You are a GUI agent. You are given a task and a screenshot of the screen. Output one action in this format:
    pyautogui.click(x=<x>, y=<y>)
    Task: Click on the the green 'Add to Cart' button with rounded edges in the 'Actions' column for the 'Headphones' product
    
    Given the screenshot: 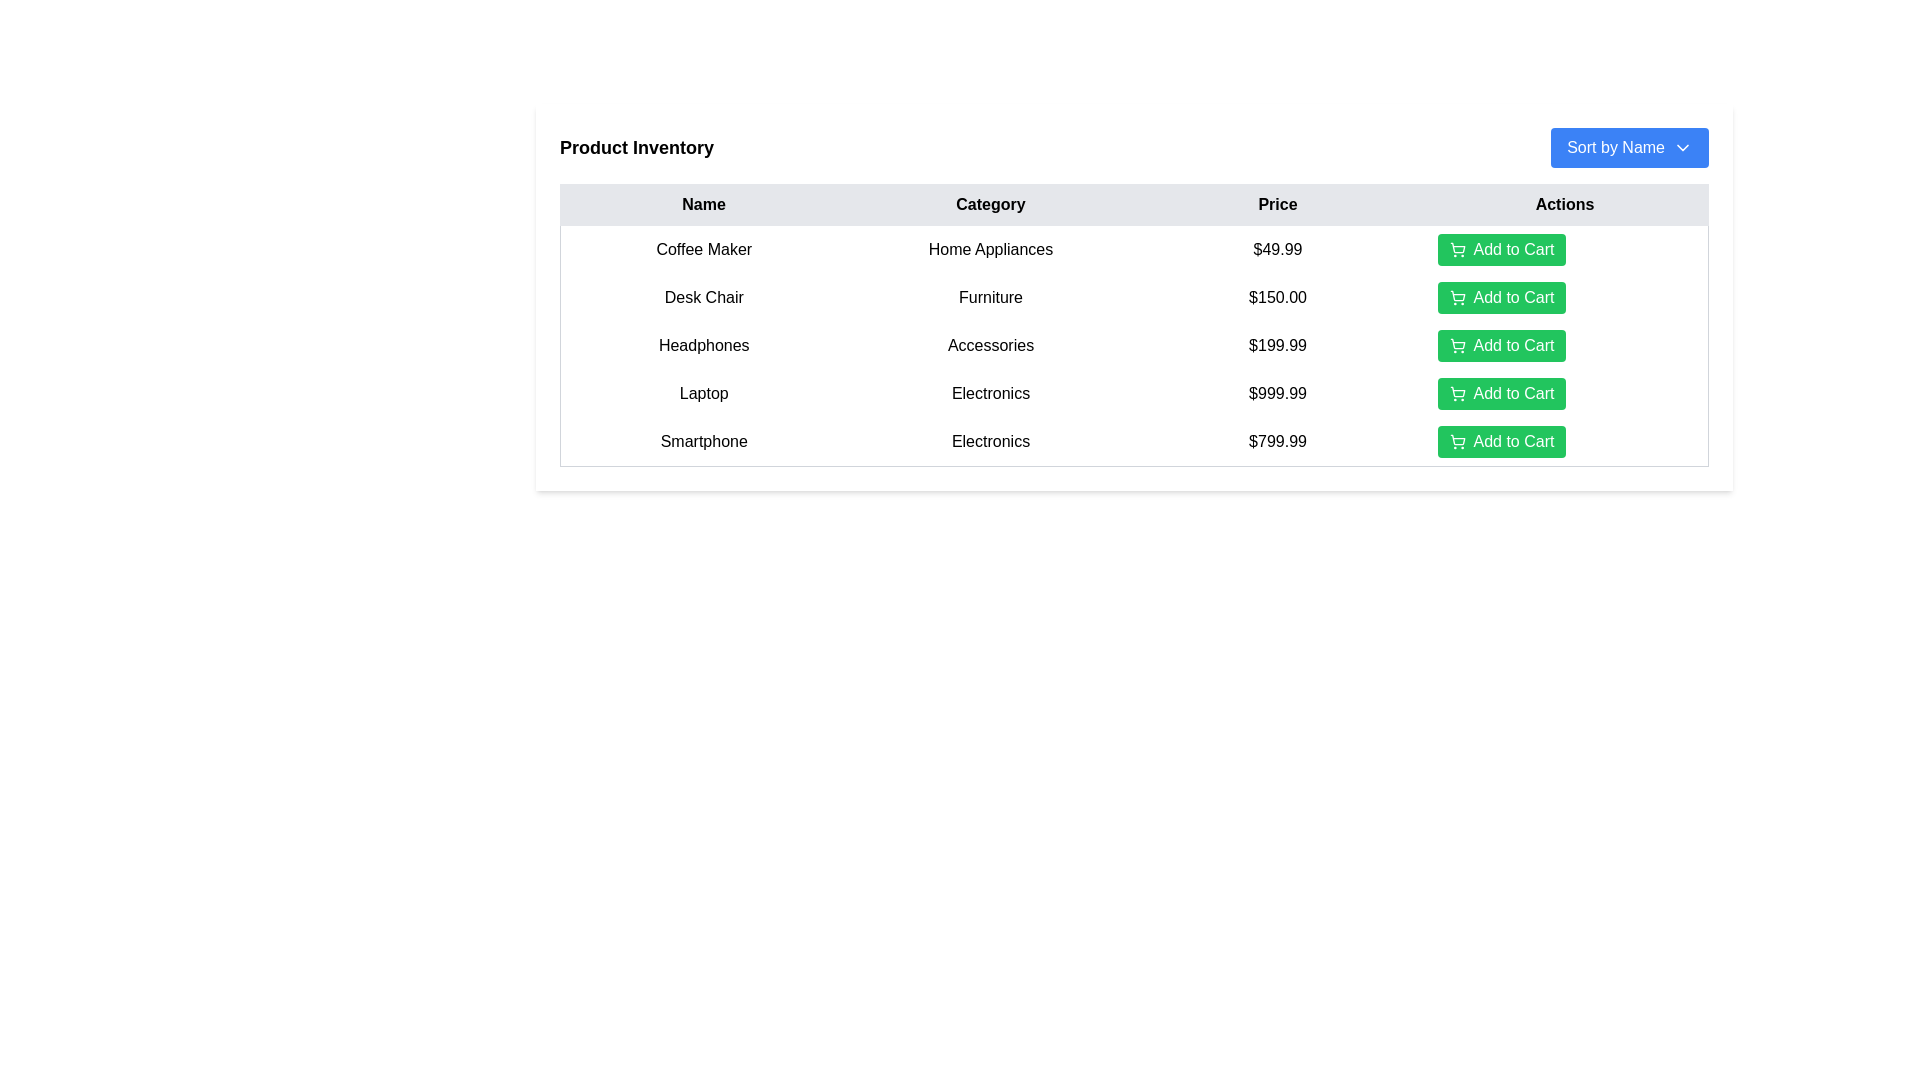 What is the action you would take?
    pyautogui.click(x=1502, y=345)
    